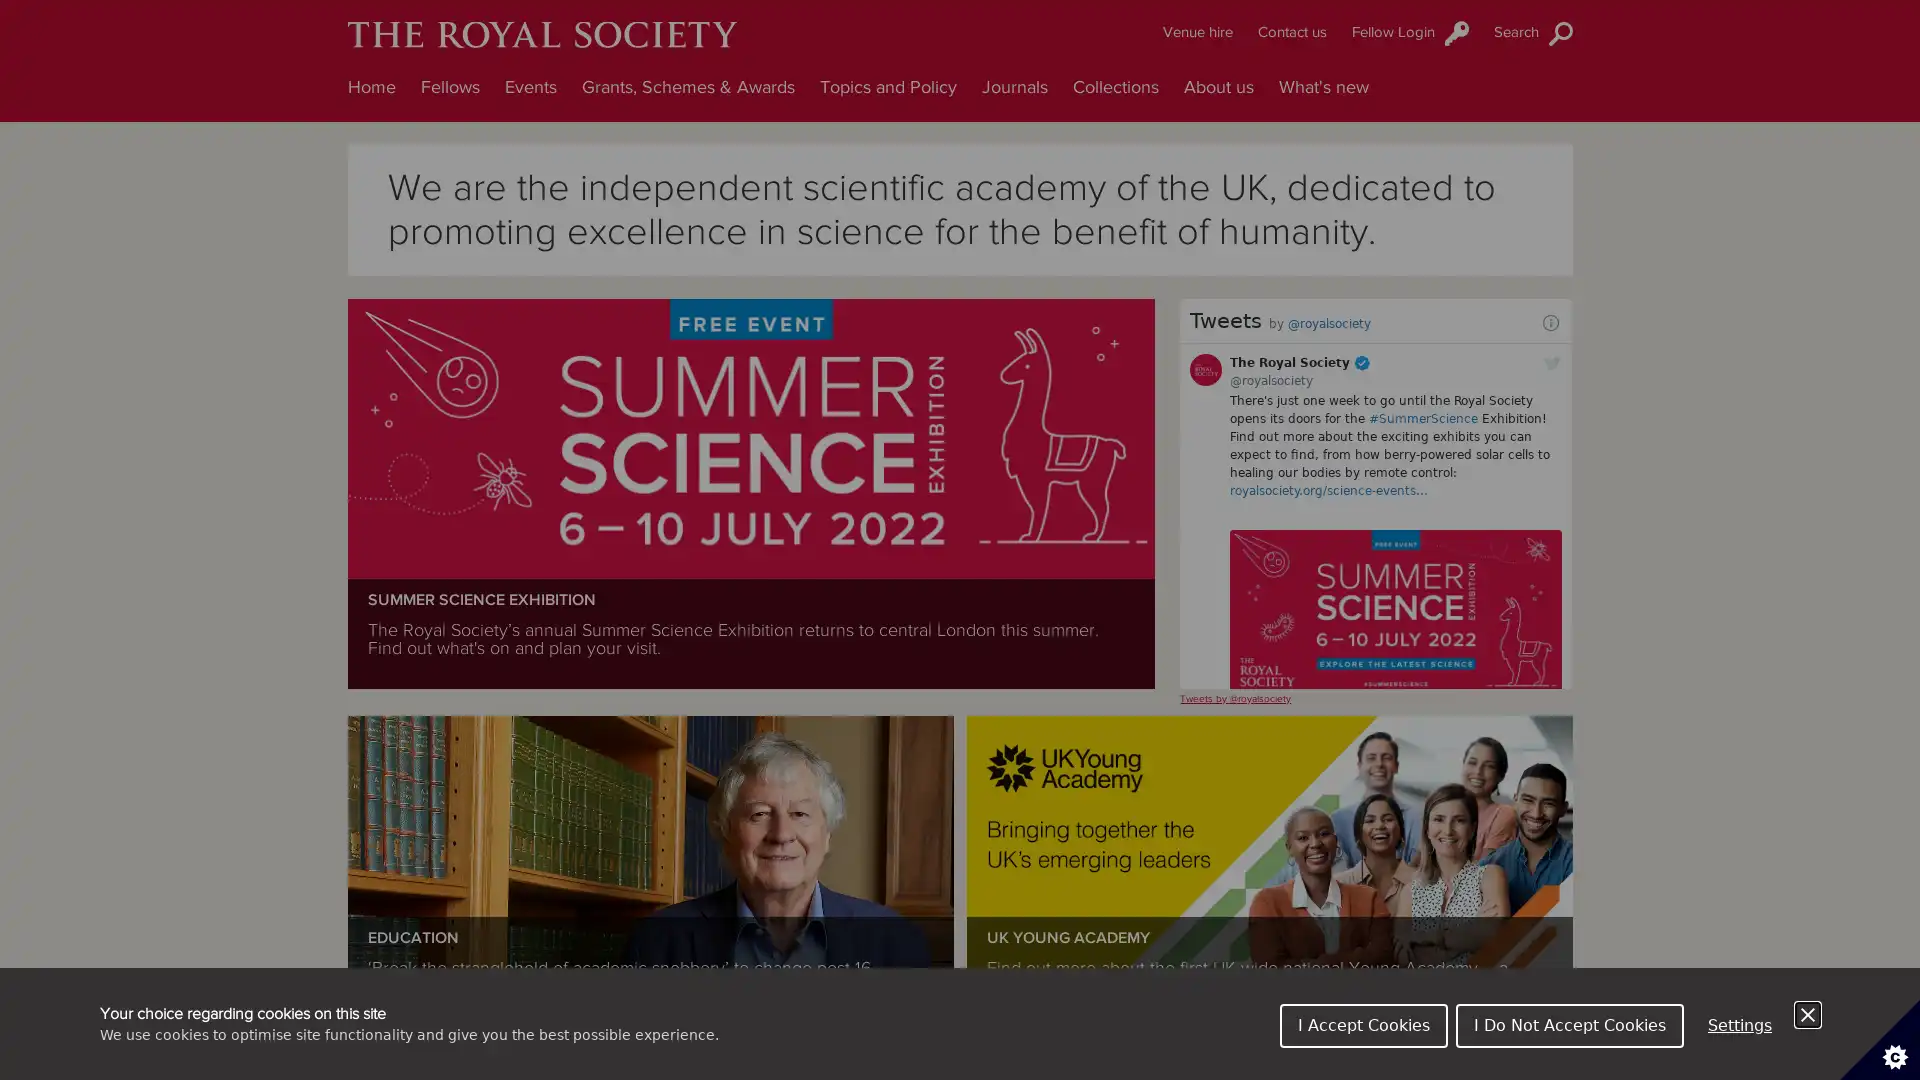  I want to click on Close Cookie Control, so click(1808, 1014).